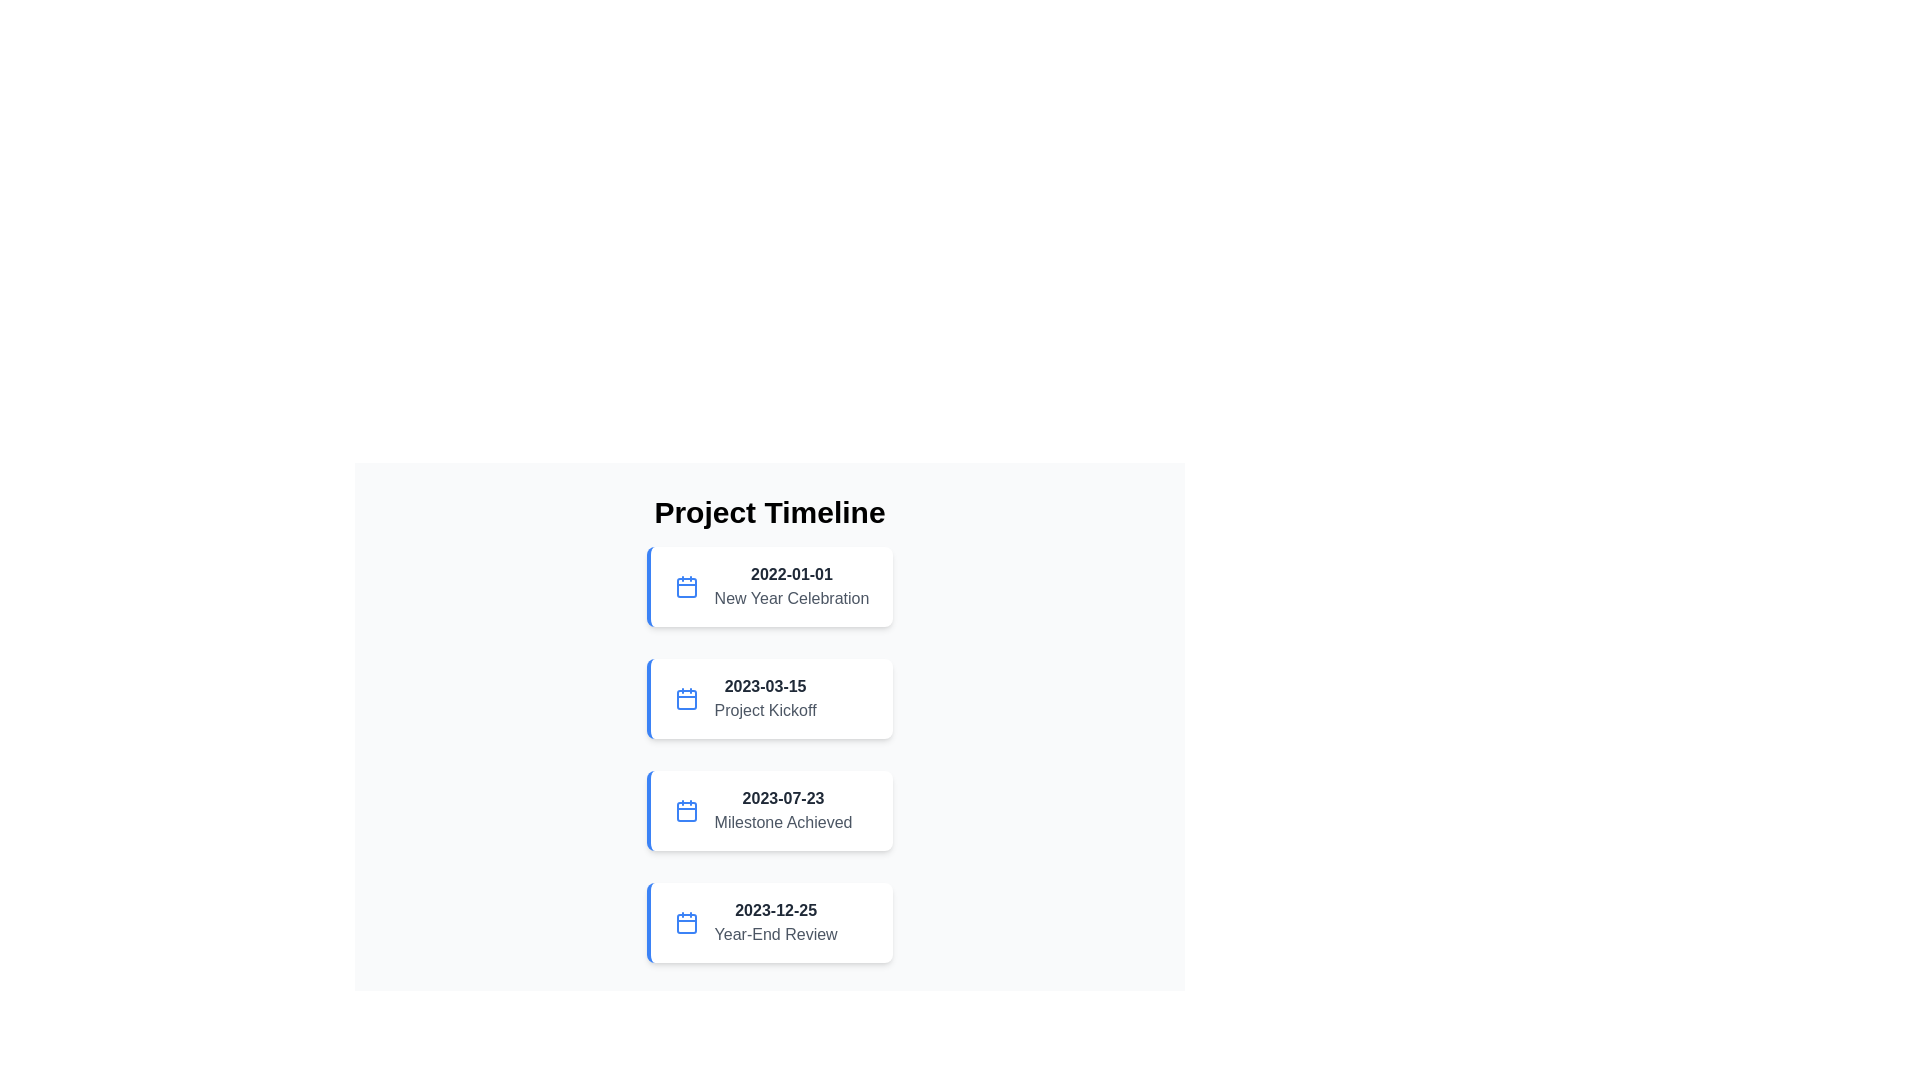 Image resolution: width=1920 pixels, height=1080 pixels. I want to click on the text label located below the '2023-07-23' date in the third card of the vertical timeline list, so click(782, 822).